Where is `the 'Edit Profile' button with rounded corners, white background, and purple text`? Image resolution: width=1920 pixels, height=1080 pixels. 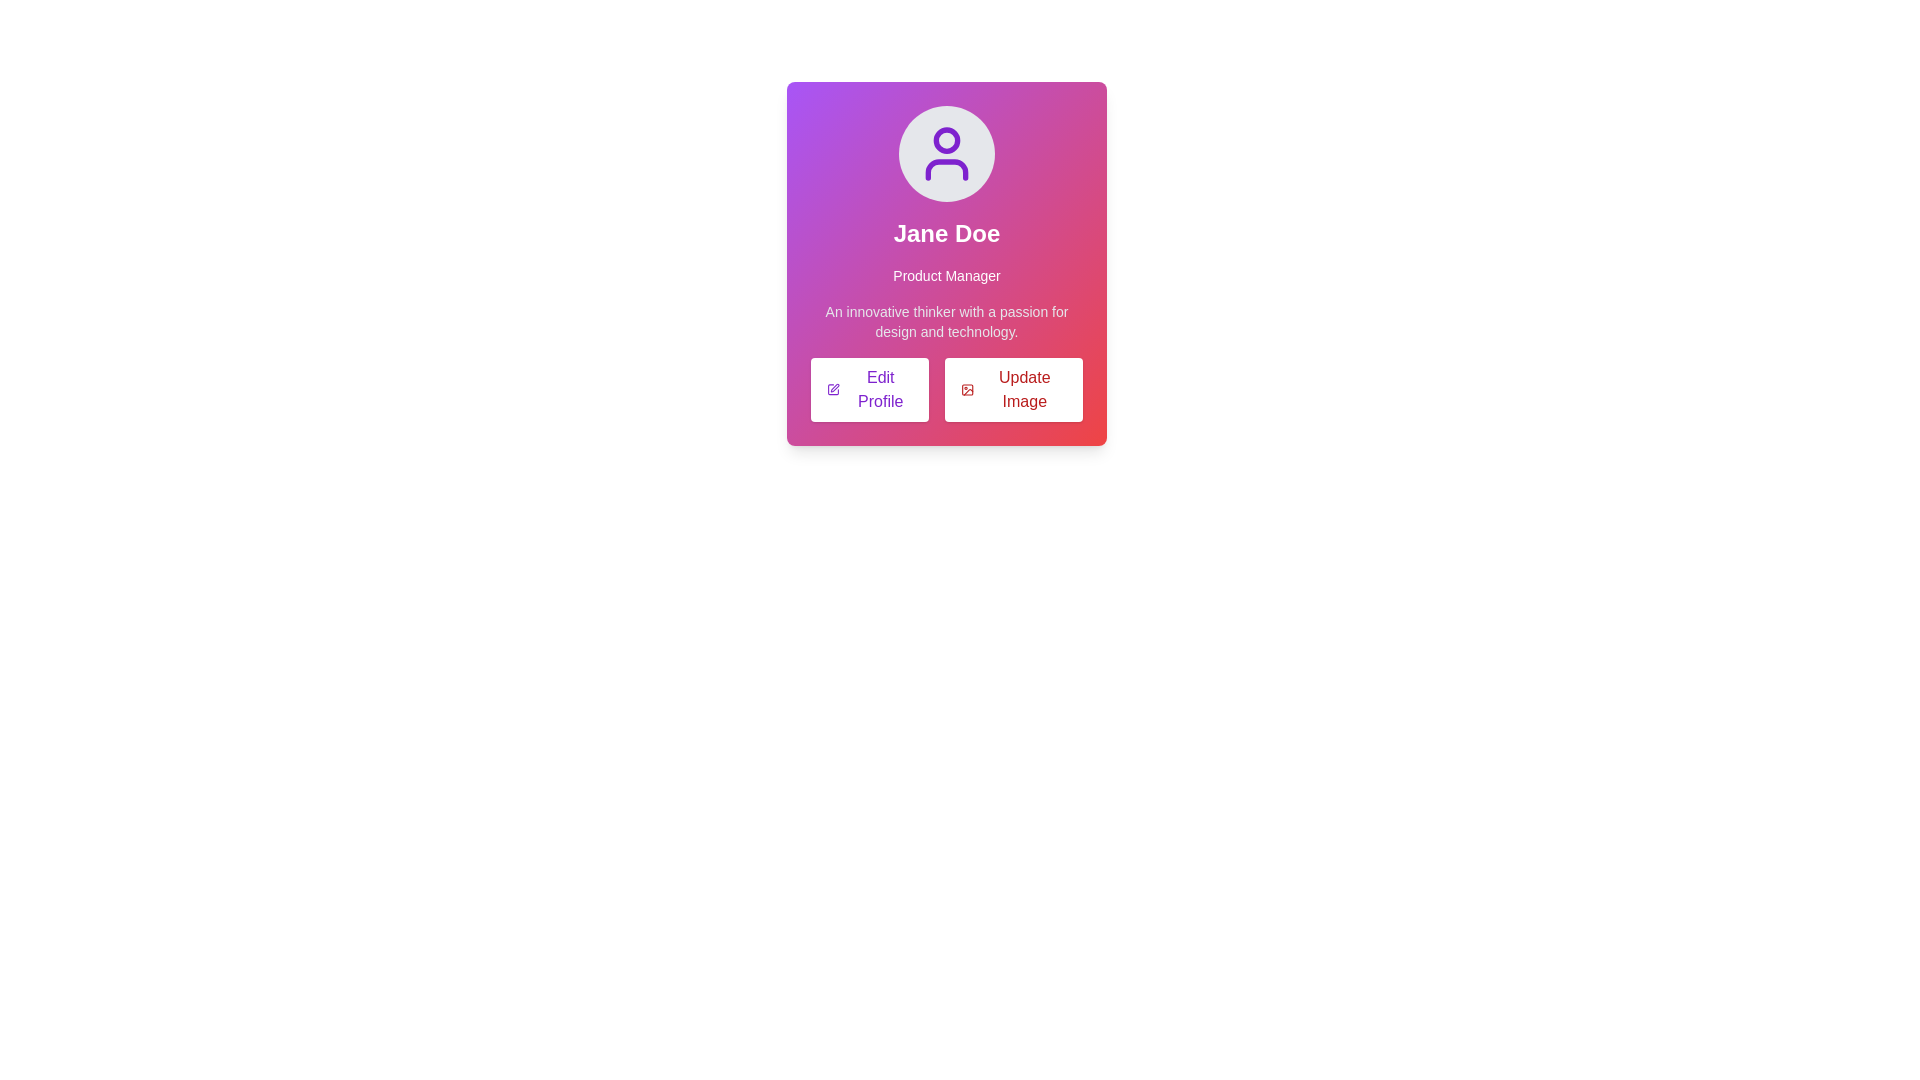 the 'Edit Profile' button with rounded corners, white background, and purple text is located at coordinates (870, 389).